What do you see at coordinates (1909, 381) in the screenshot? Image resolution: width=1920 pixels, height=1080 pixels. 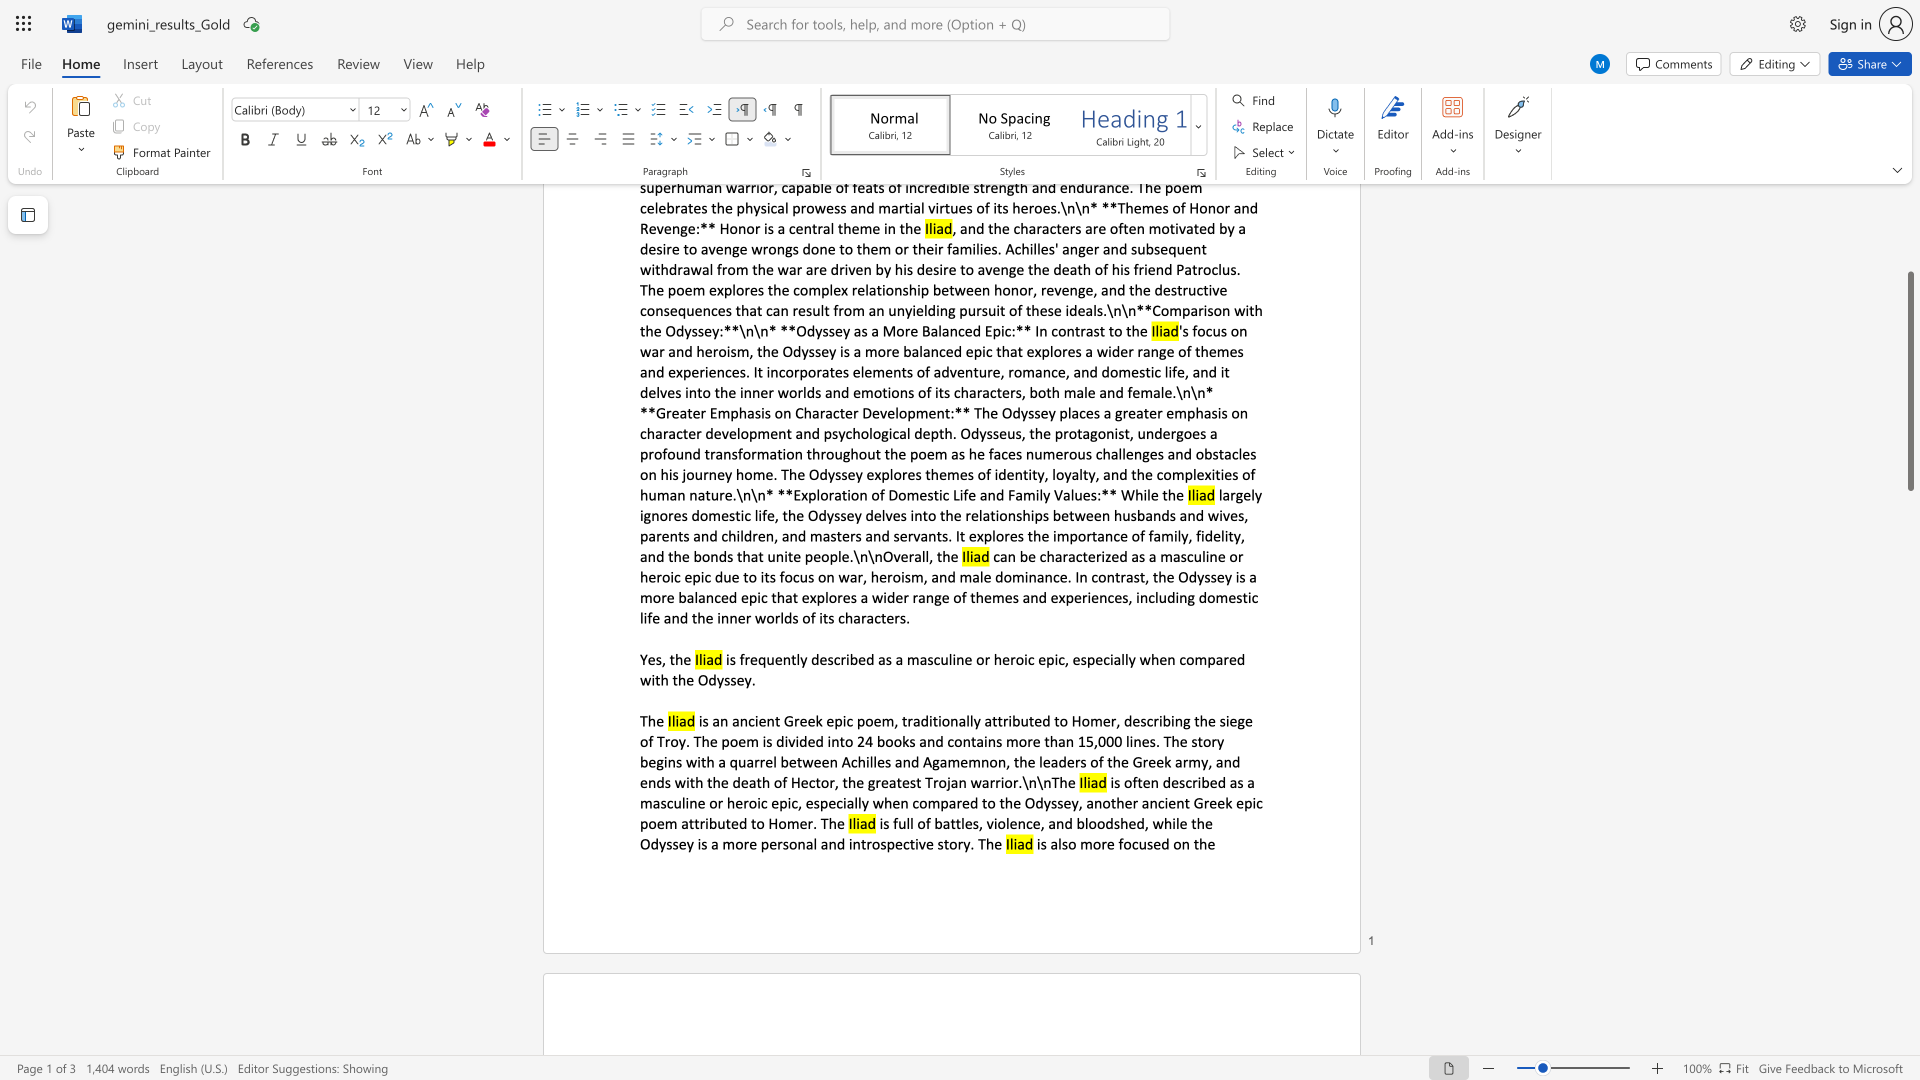 I see `the scrollbar and move down 580 pixels` at bounding box center [1909, 381].